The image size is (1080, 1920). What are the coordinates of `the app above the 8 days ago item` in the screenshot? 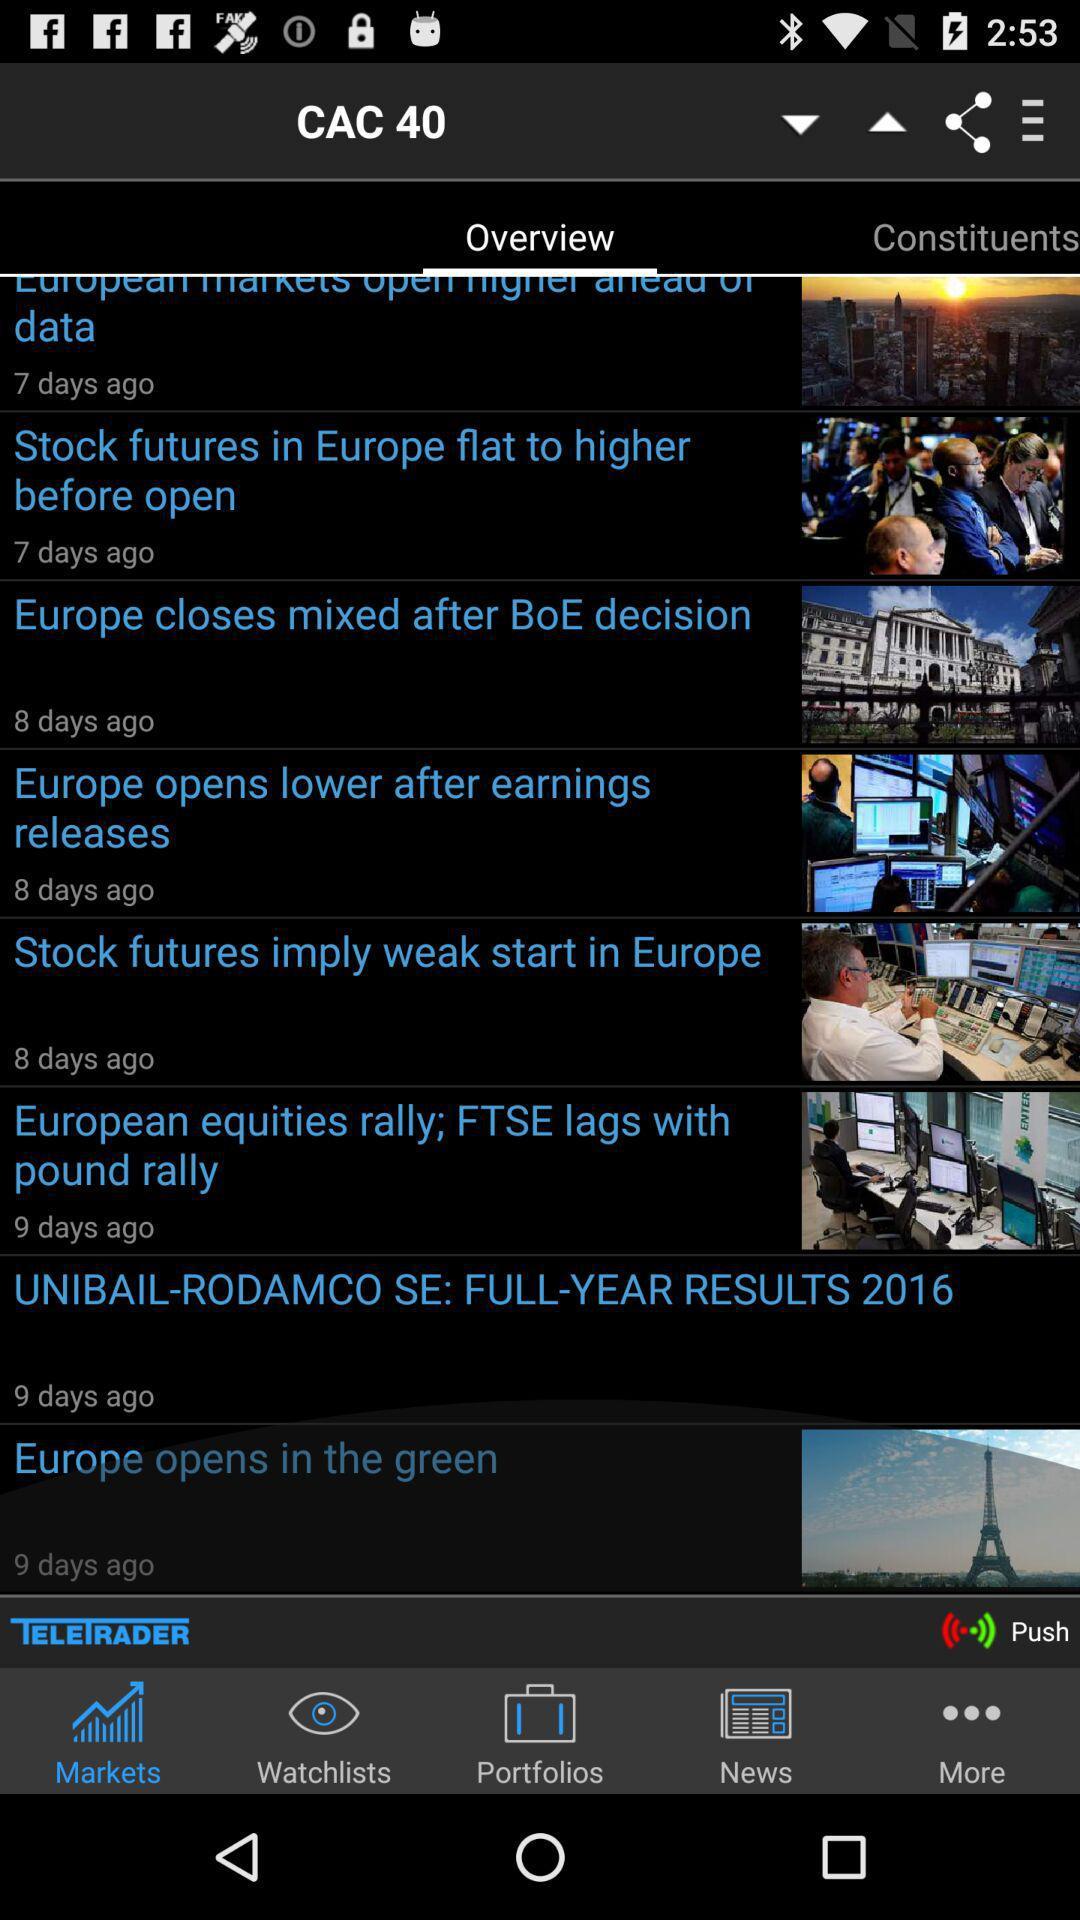 It's located at (400, 642).